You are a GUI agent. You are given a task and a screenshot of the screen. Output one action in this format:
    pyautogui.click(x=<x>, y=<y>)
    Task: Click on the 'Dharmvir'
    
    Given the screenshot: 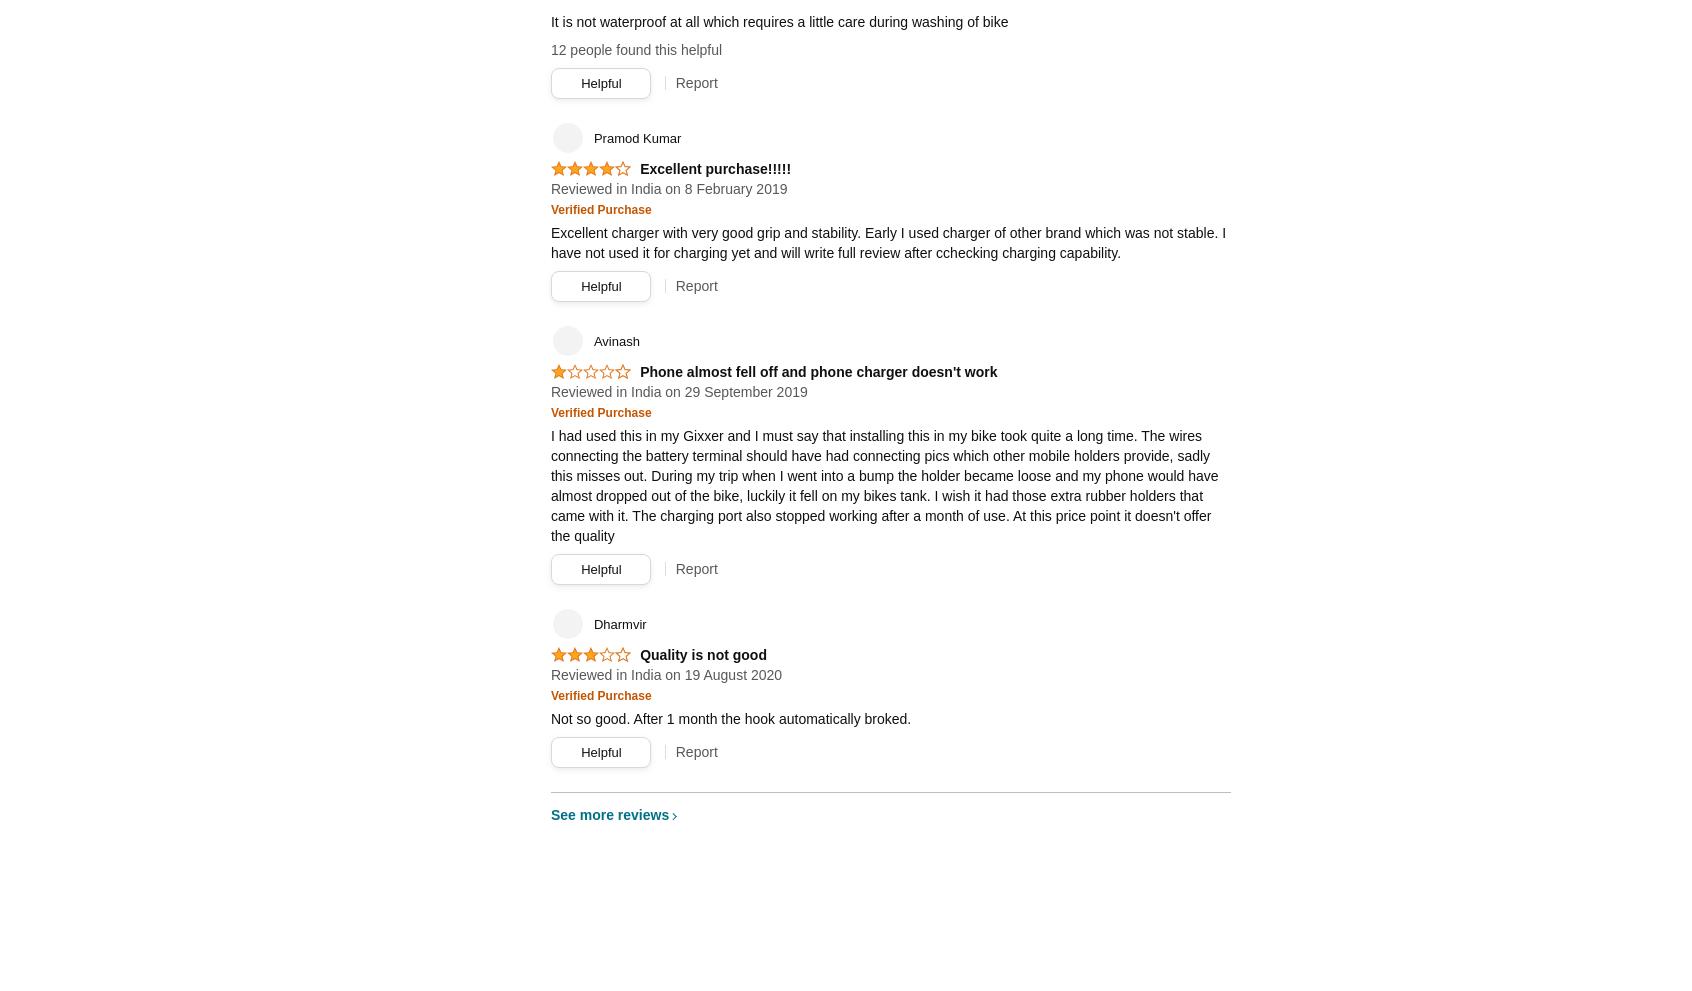 What is the action you would take?
    pyautogui.click(x=618, y=624)
    